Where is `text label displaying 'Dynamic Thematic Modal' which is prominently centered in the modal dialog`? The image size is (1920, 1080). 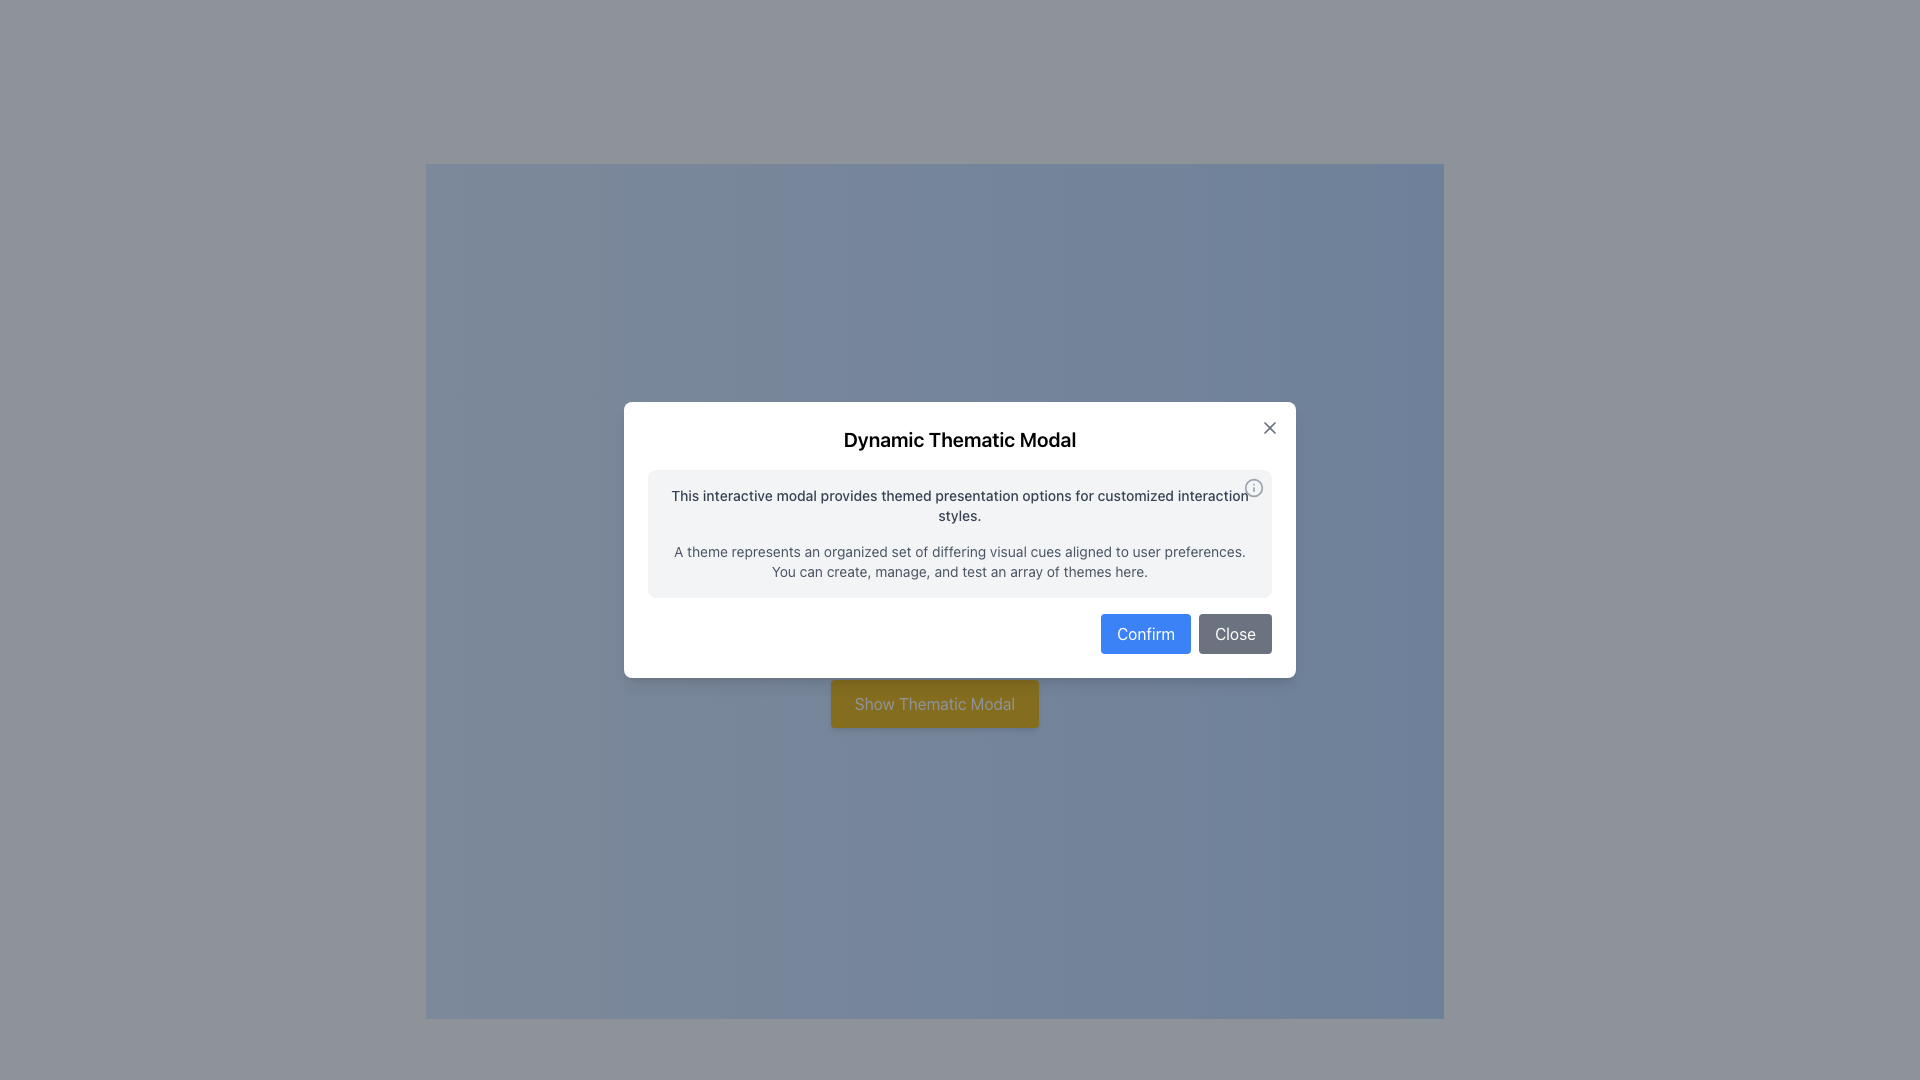
text label displaying 'Dynamic Thematic Modal' which is prominently centered in the modal dialog is located at coordinates (960, 438).